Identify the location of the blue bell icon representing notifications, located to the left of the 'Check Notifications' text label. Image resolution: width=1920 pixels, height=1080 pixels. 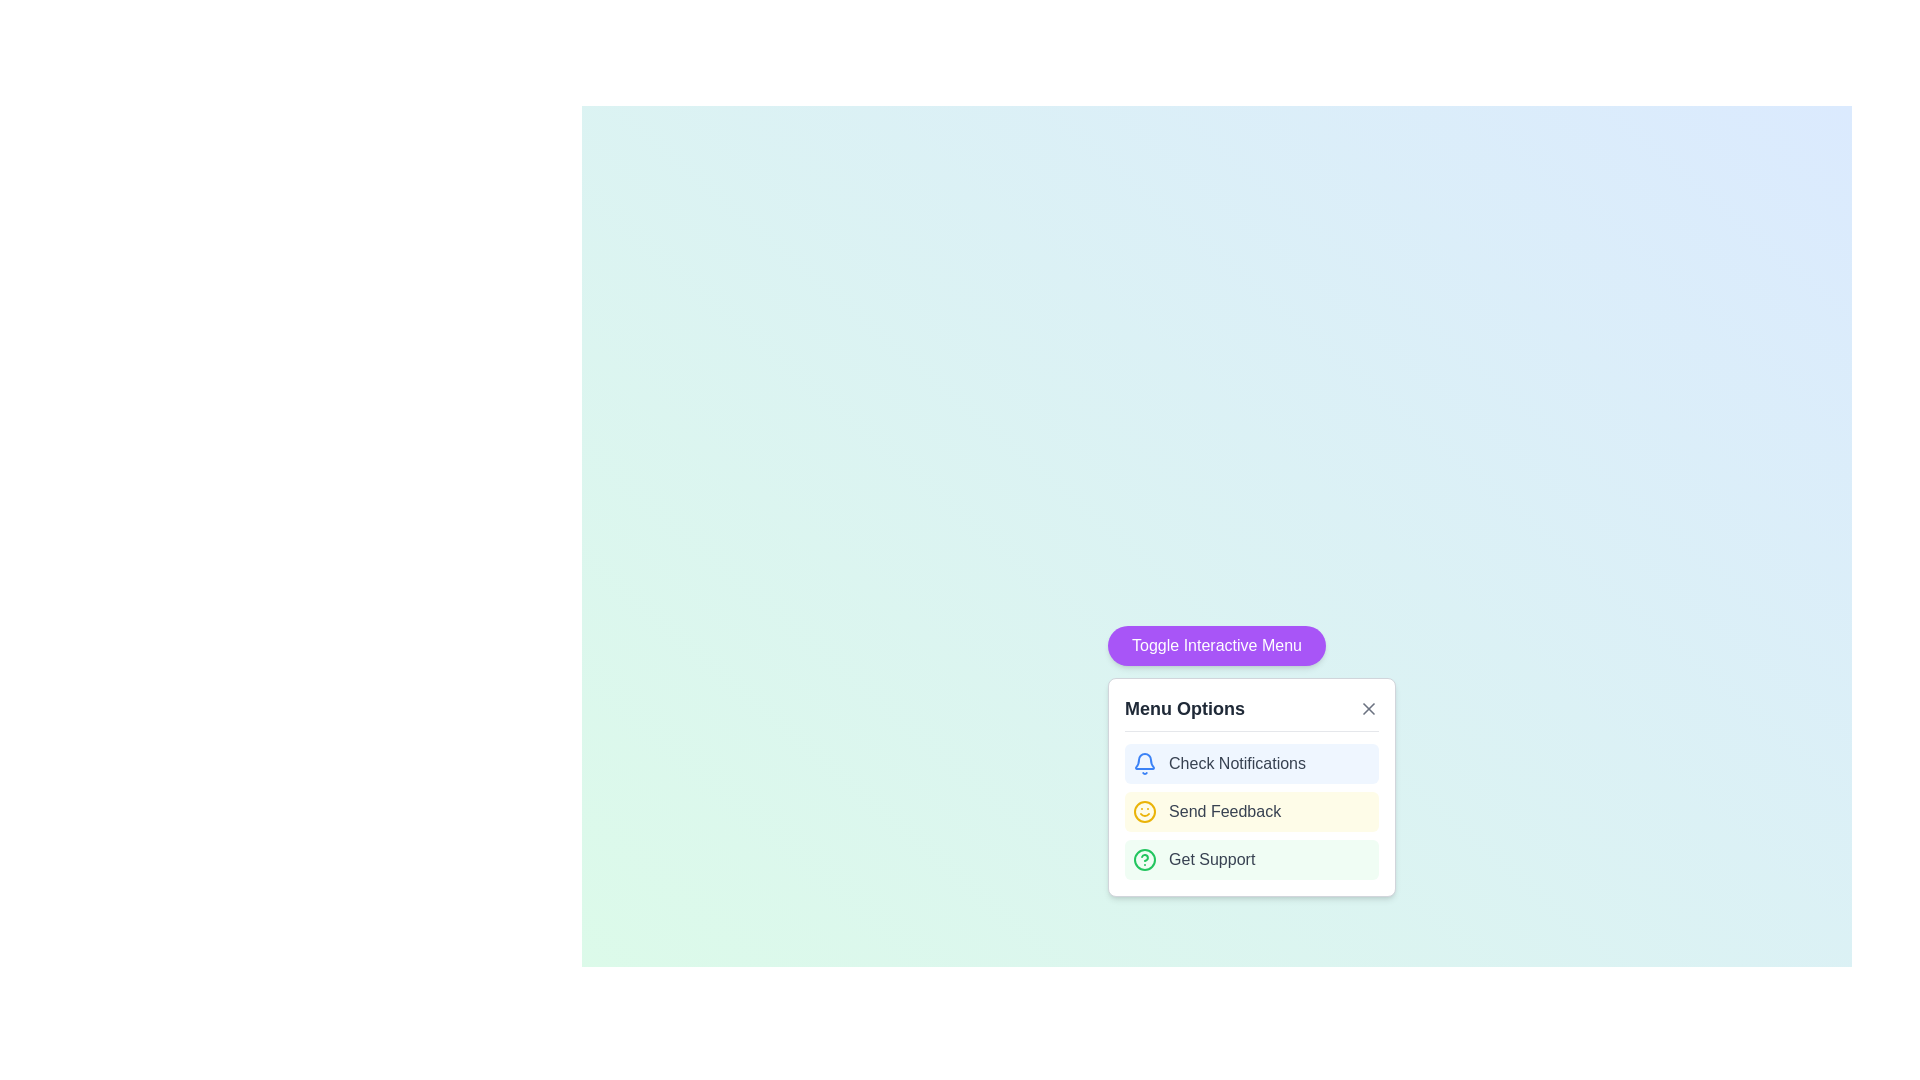
(1145, 763).